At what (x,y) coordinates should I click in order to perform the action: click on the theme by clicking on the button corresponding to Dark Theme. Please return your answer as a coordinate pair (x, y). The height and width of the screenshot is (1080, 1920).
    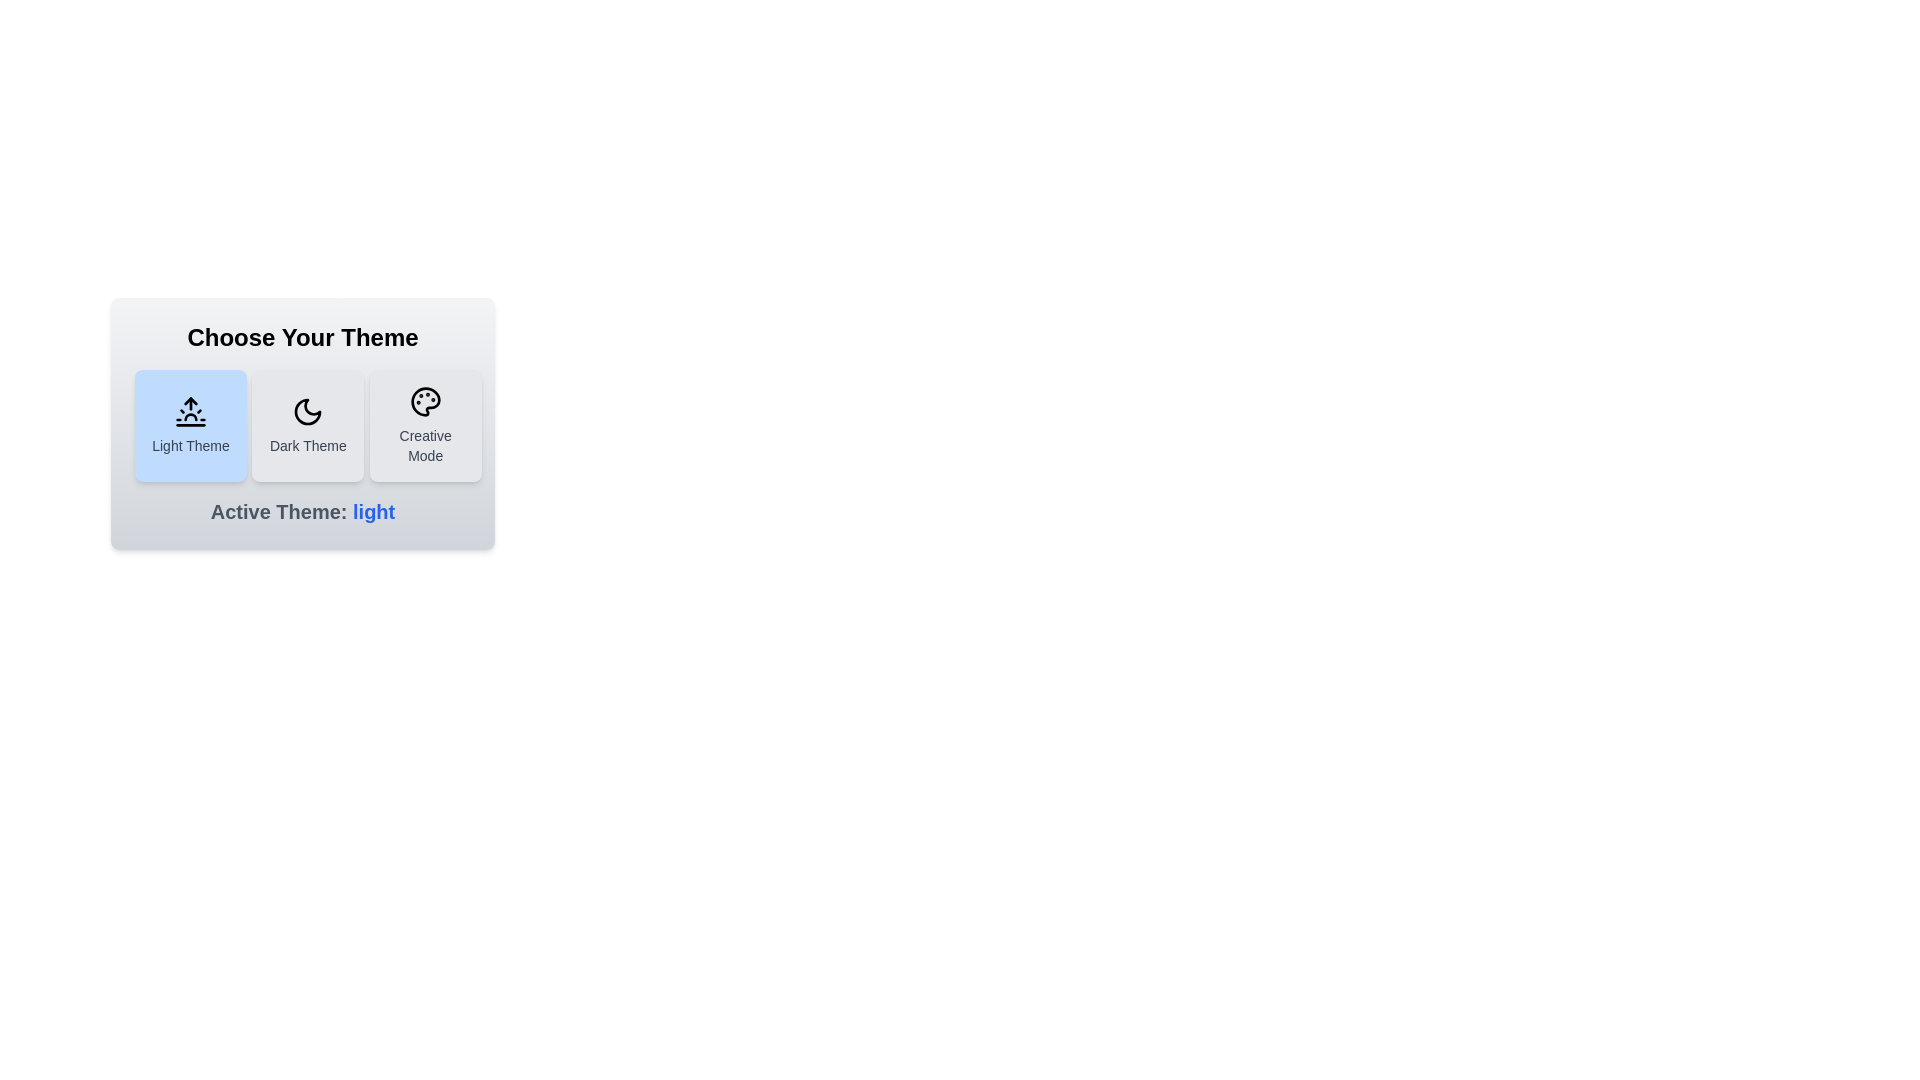
    Looking at the image, I should click on (306, 424).